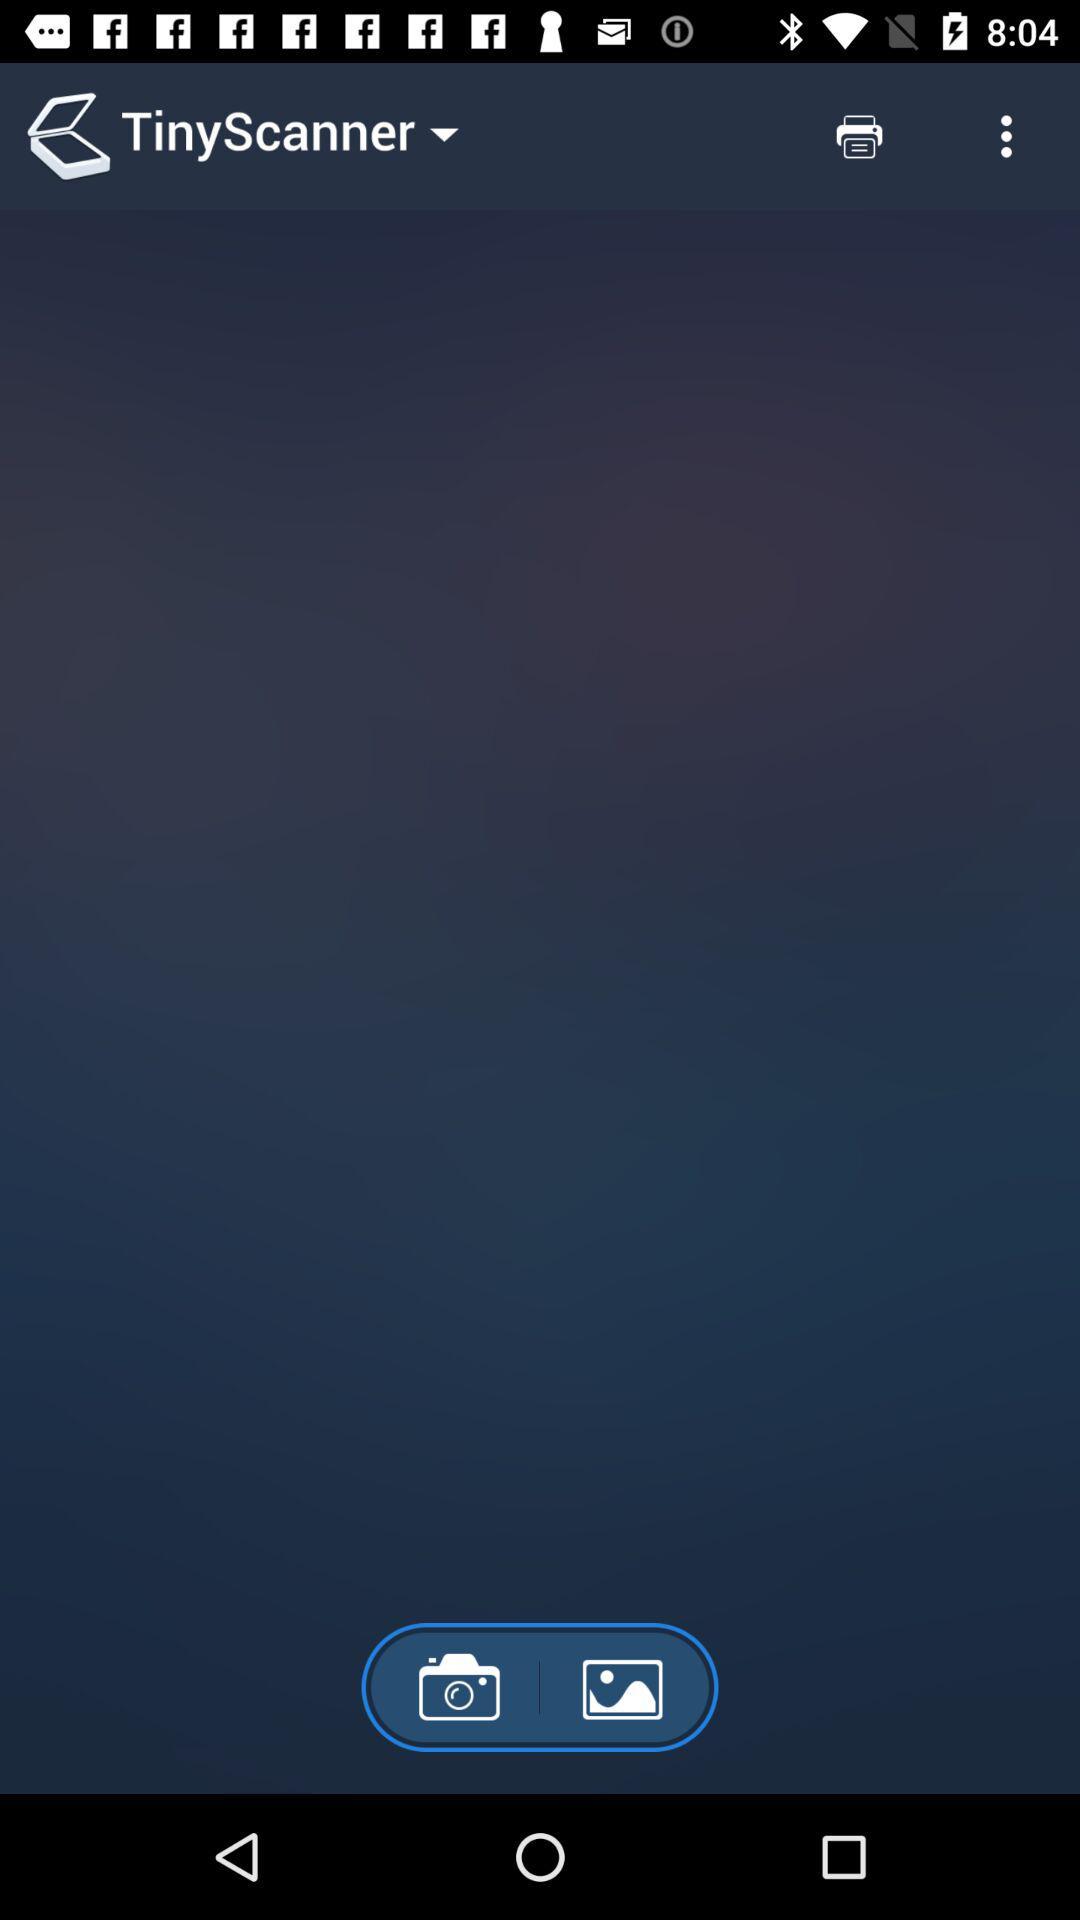  What do you see at coordinates (628, 1686) in the screenshot?
I see `the wallpaper icon` at bounding box center [628, 1686].